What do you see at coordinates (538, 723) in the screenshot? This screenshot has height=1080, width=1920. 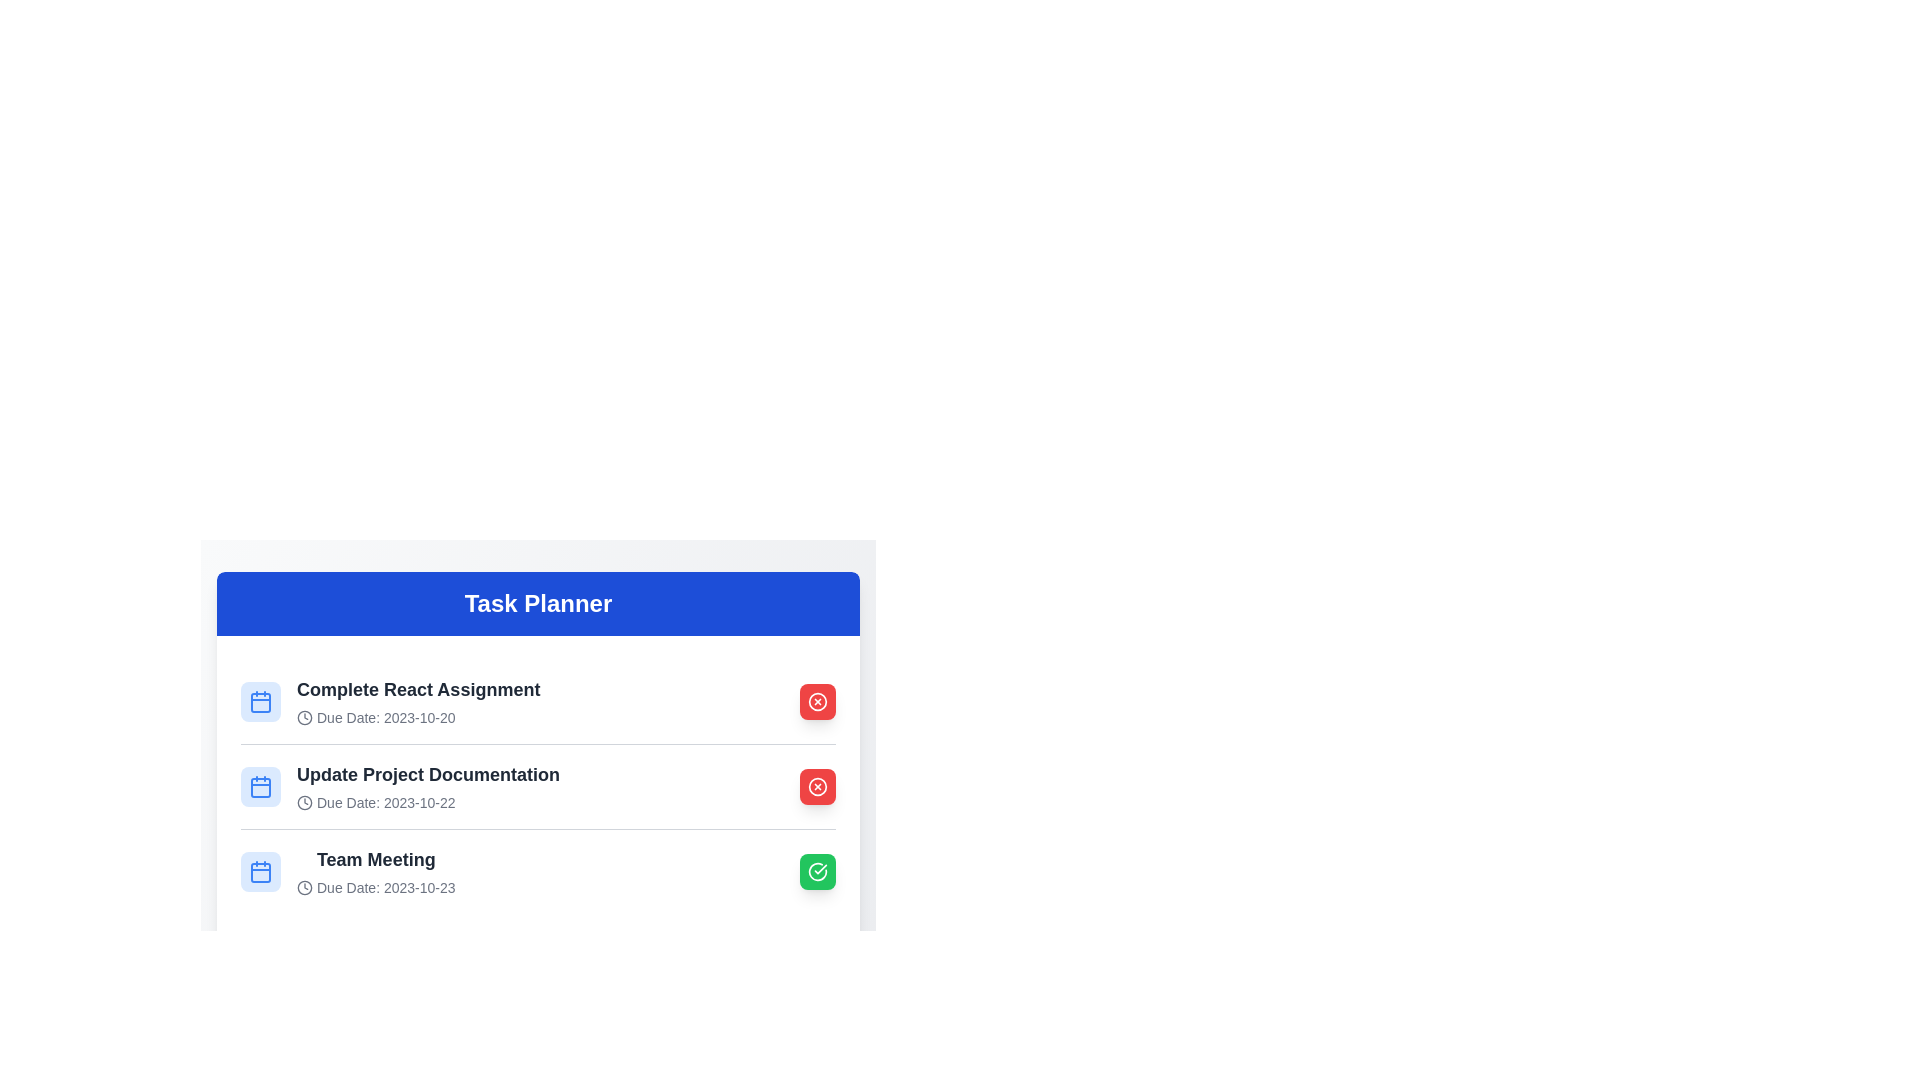 I see `task details from the 'Task Planner' panel, which has a white background and contains task information` at bounding box center [538, 723].